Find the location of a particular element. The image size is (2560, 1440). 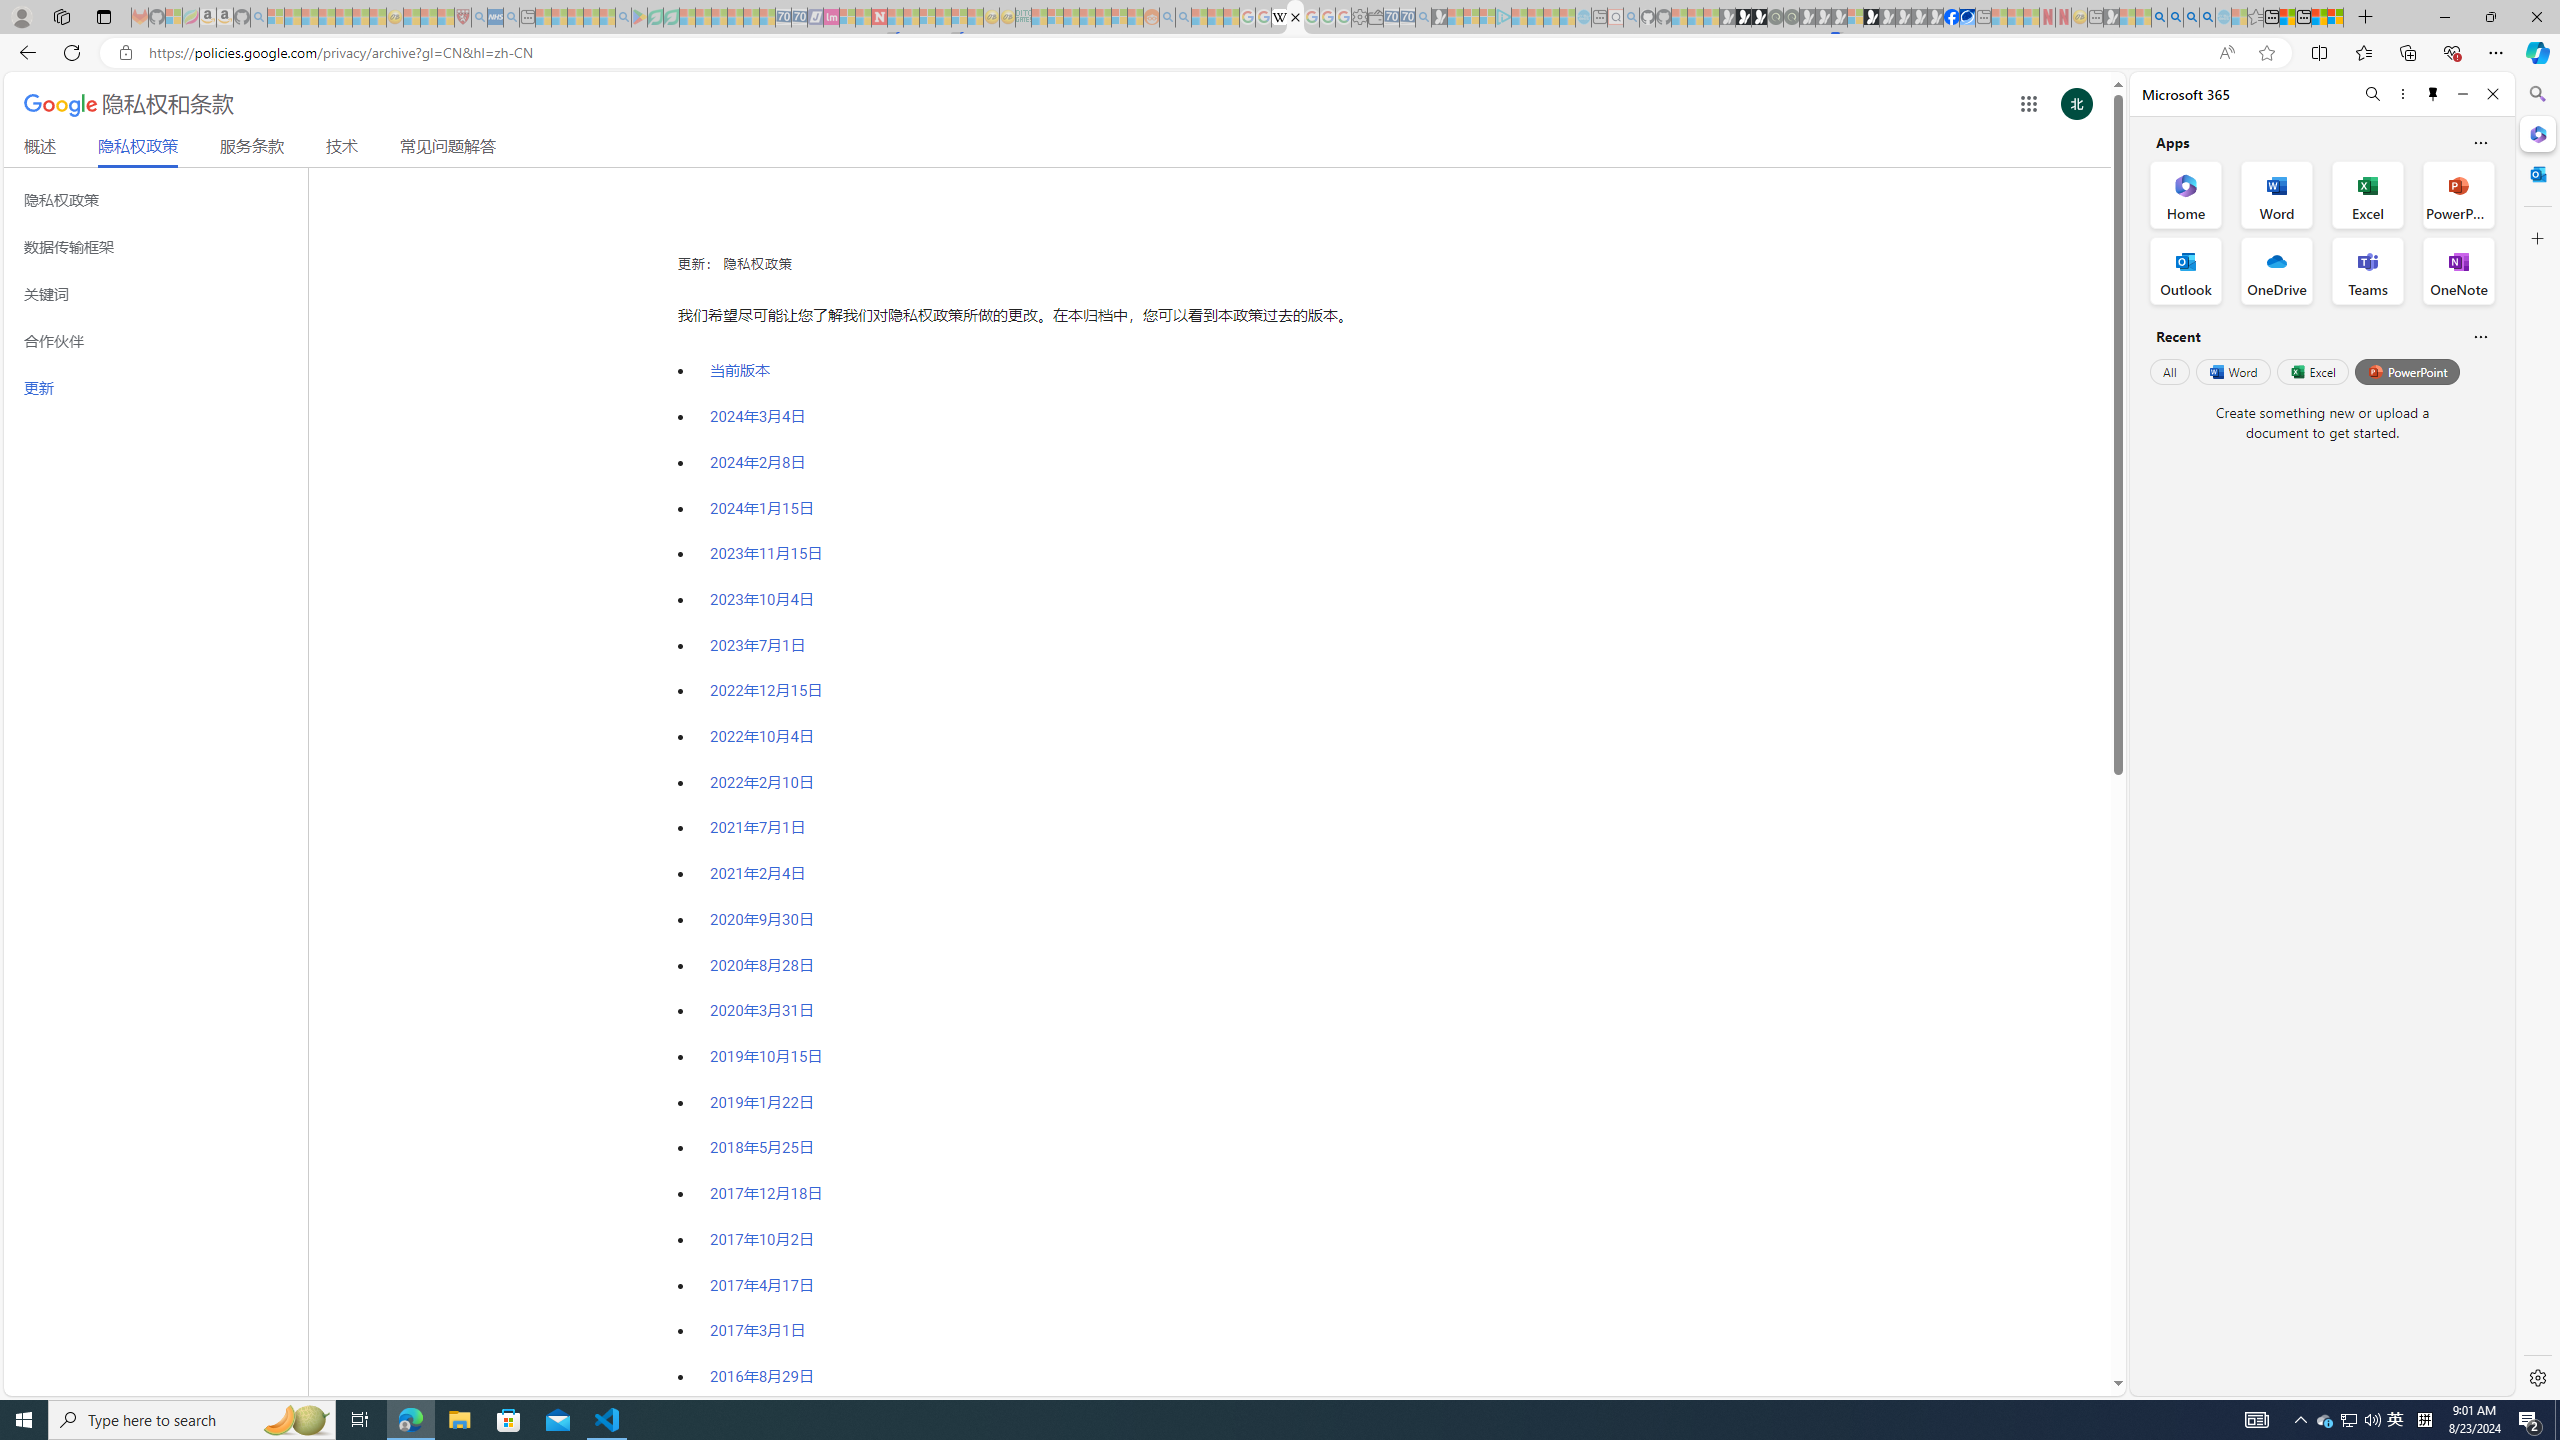

'Future Focus Report 2024 - Sleeping' is located at coordinates (1789, 16).